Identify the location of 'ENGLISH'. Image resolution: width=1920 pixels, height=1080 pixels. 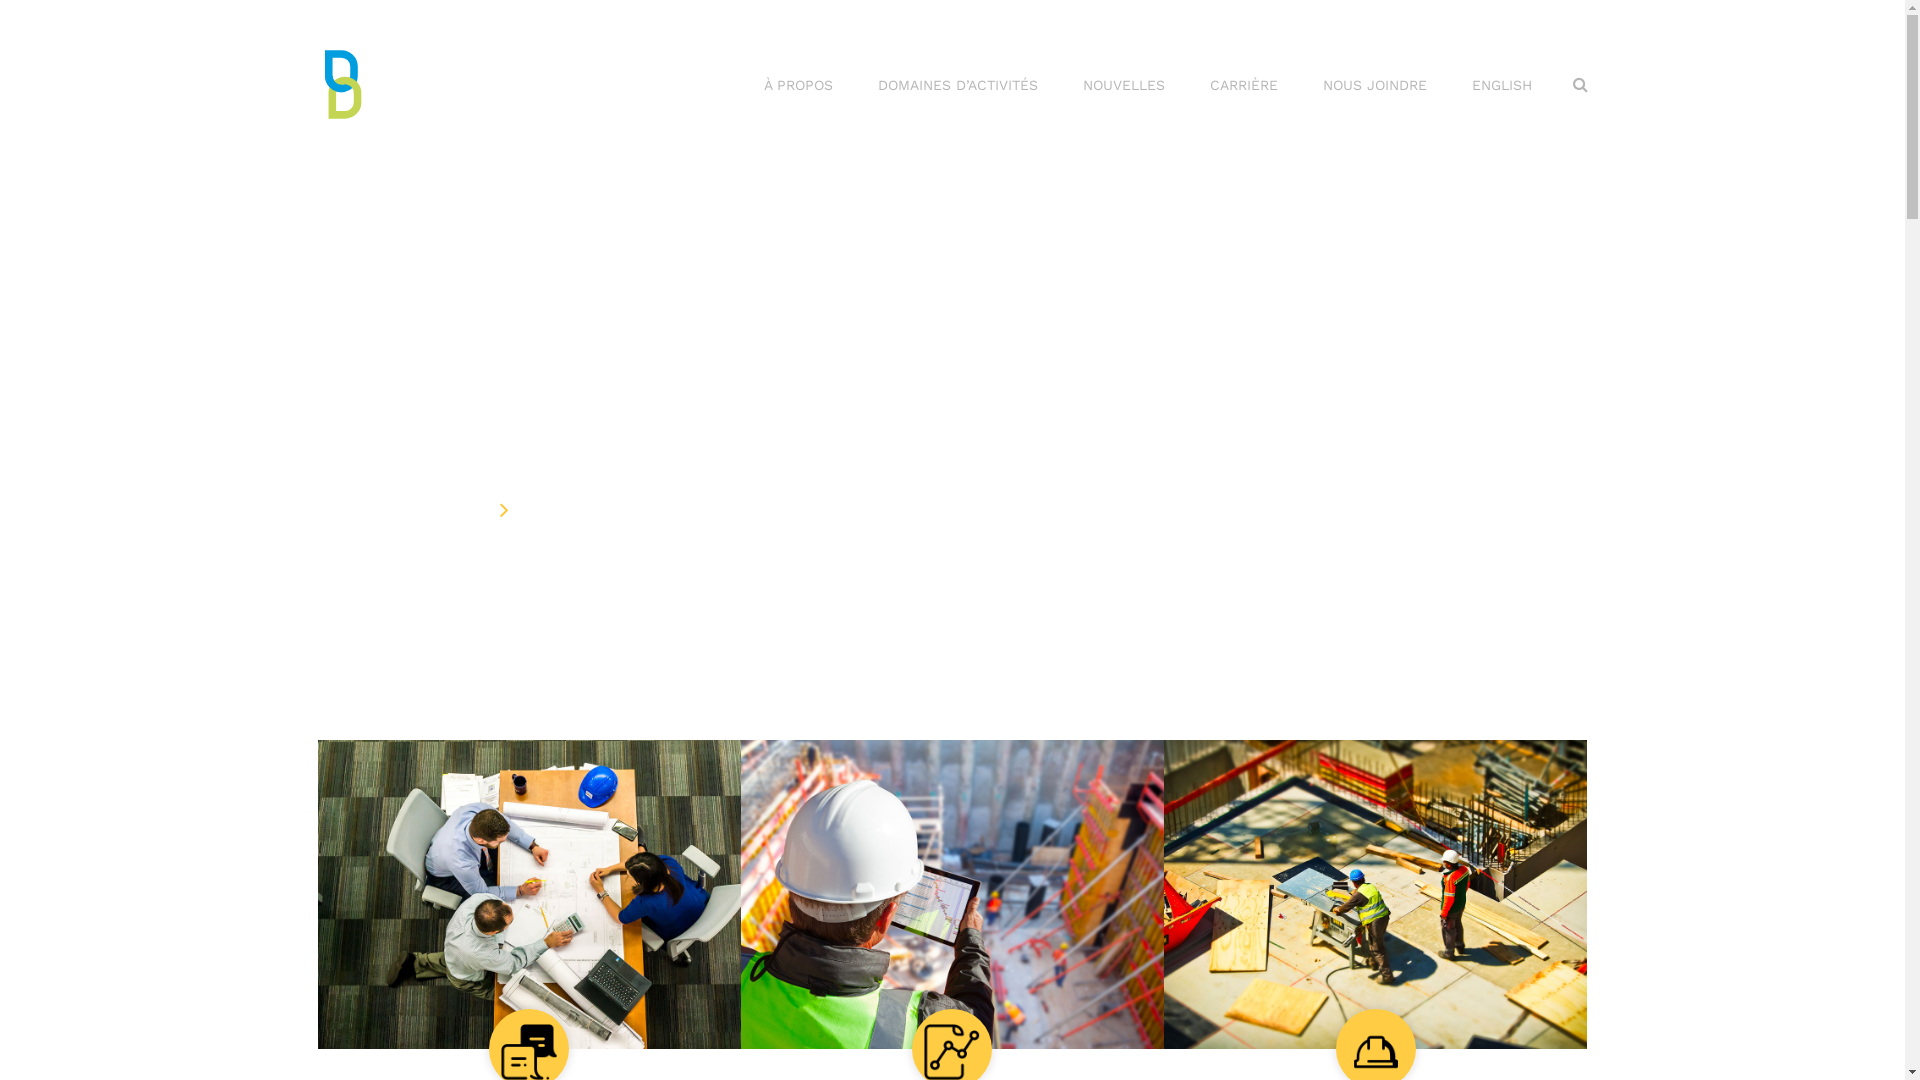
(1502, 84).